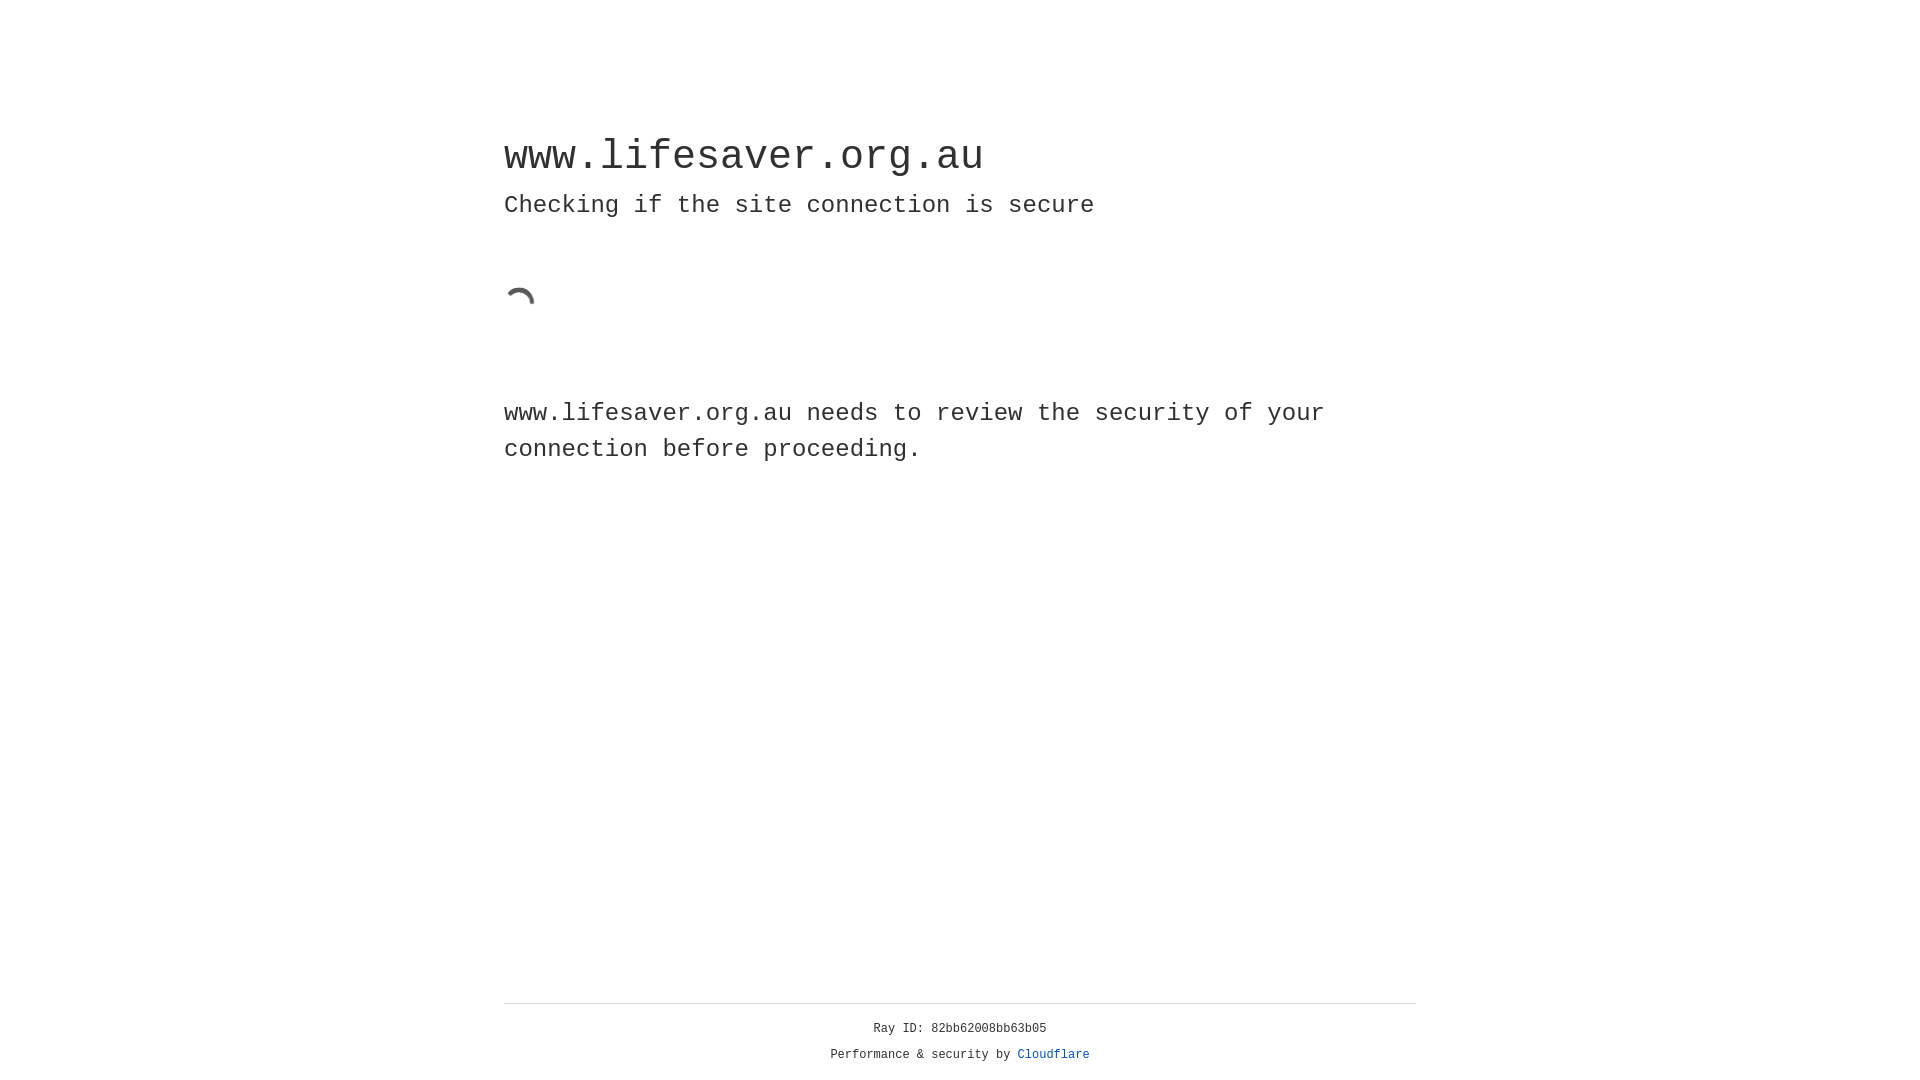 The height and width of the screenshot is (1080, 1920). I want to click on 'Cloudflare', so click(1053, 1054).